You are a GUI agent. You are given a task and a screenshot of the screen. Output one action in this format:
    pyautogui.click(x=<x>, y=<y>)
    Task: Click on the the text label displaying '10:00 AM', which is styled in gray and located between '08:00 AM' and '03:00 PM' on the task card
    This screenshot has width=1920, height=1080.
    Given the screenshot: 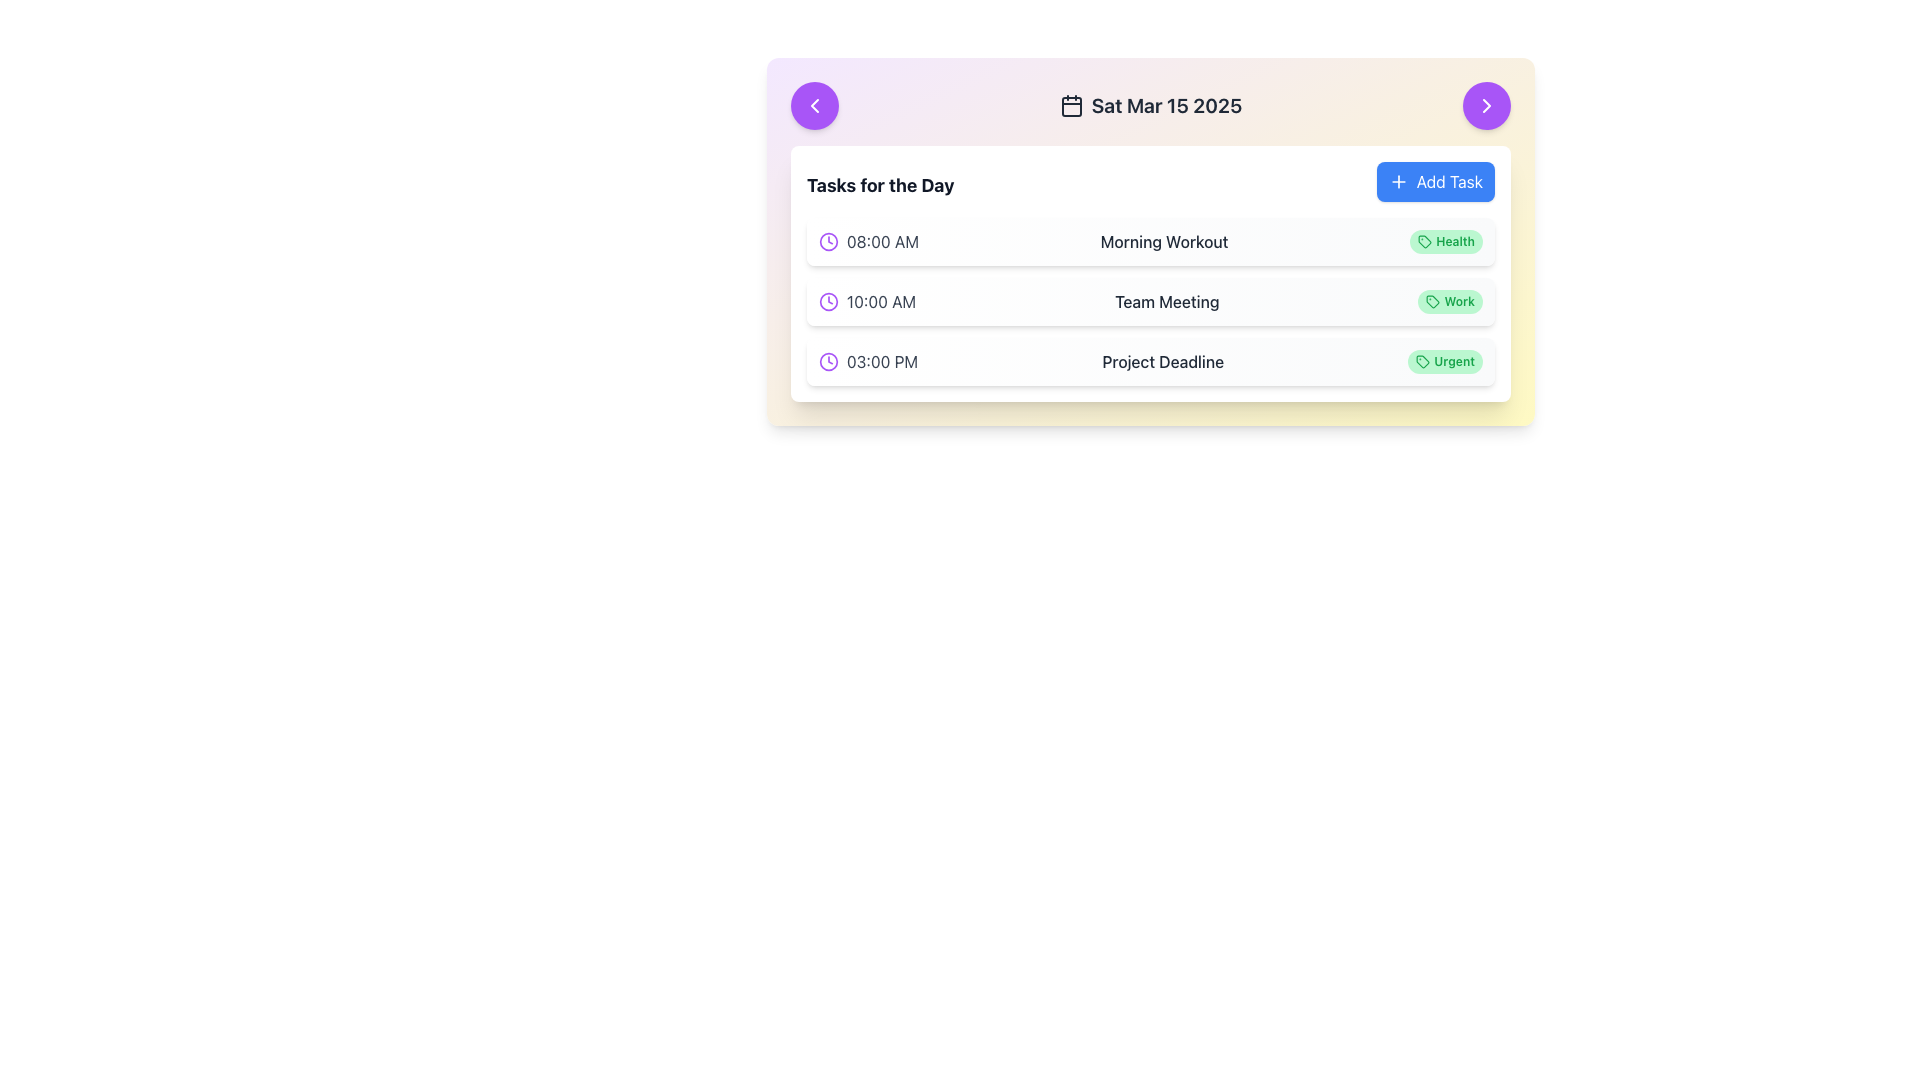 What is the action you would take?
    pyautogui.click(x=880, y=301)
    